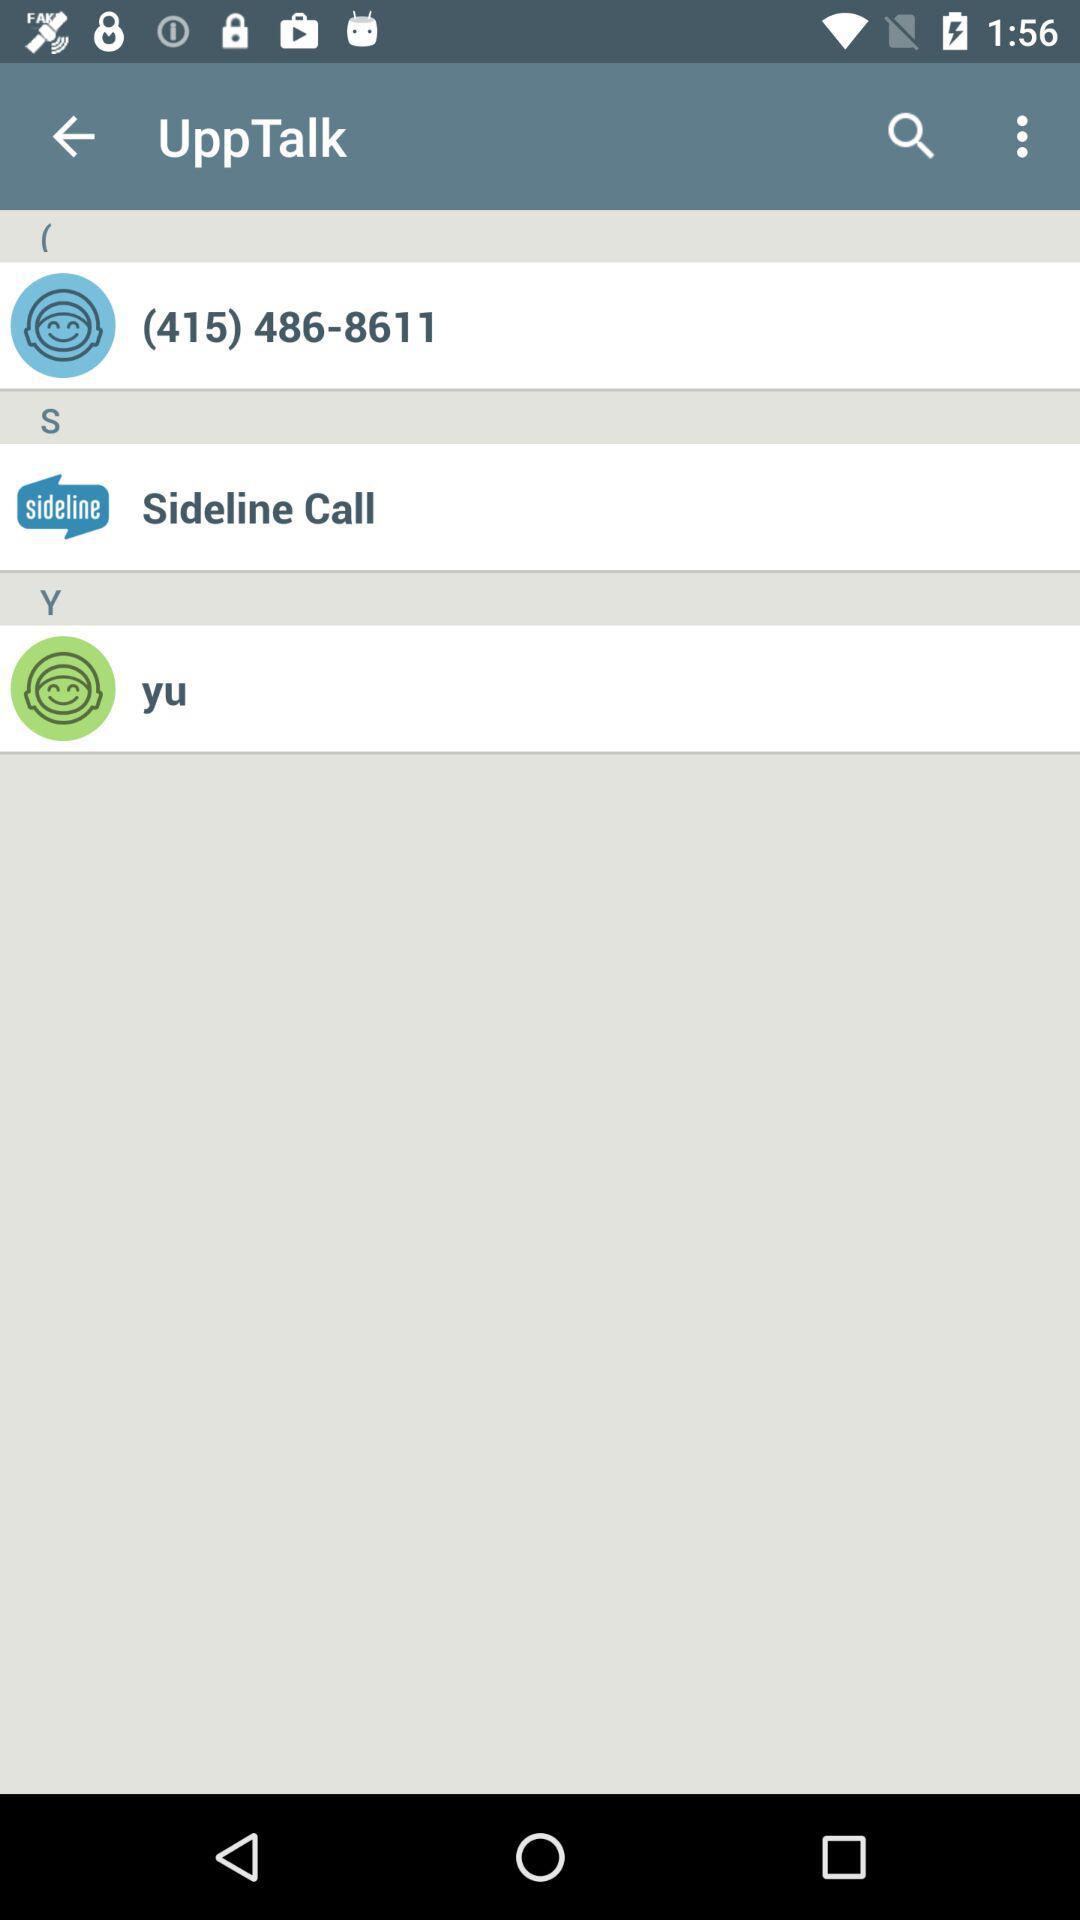 The width and height of the screenshot is (1080, 1920). Describe the element at coordinates (49, 416) in the screenshot. I see `s` at that location.